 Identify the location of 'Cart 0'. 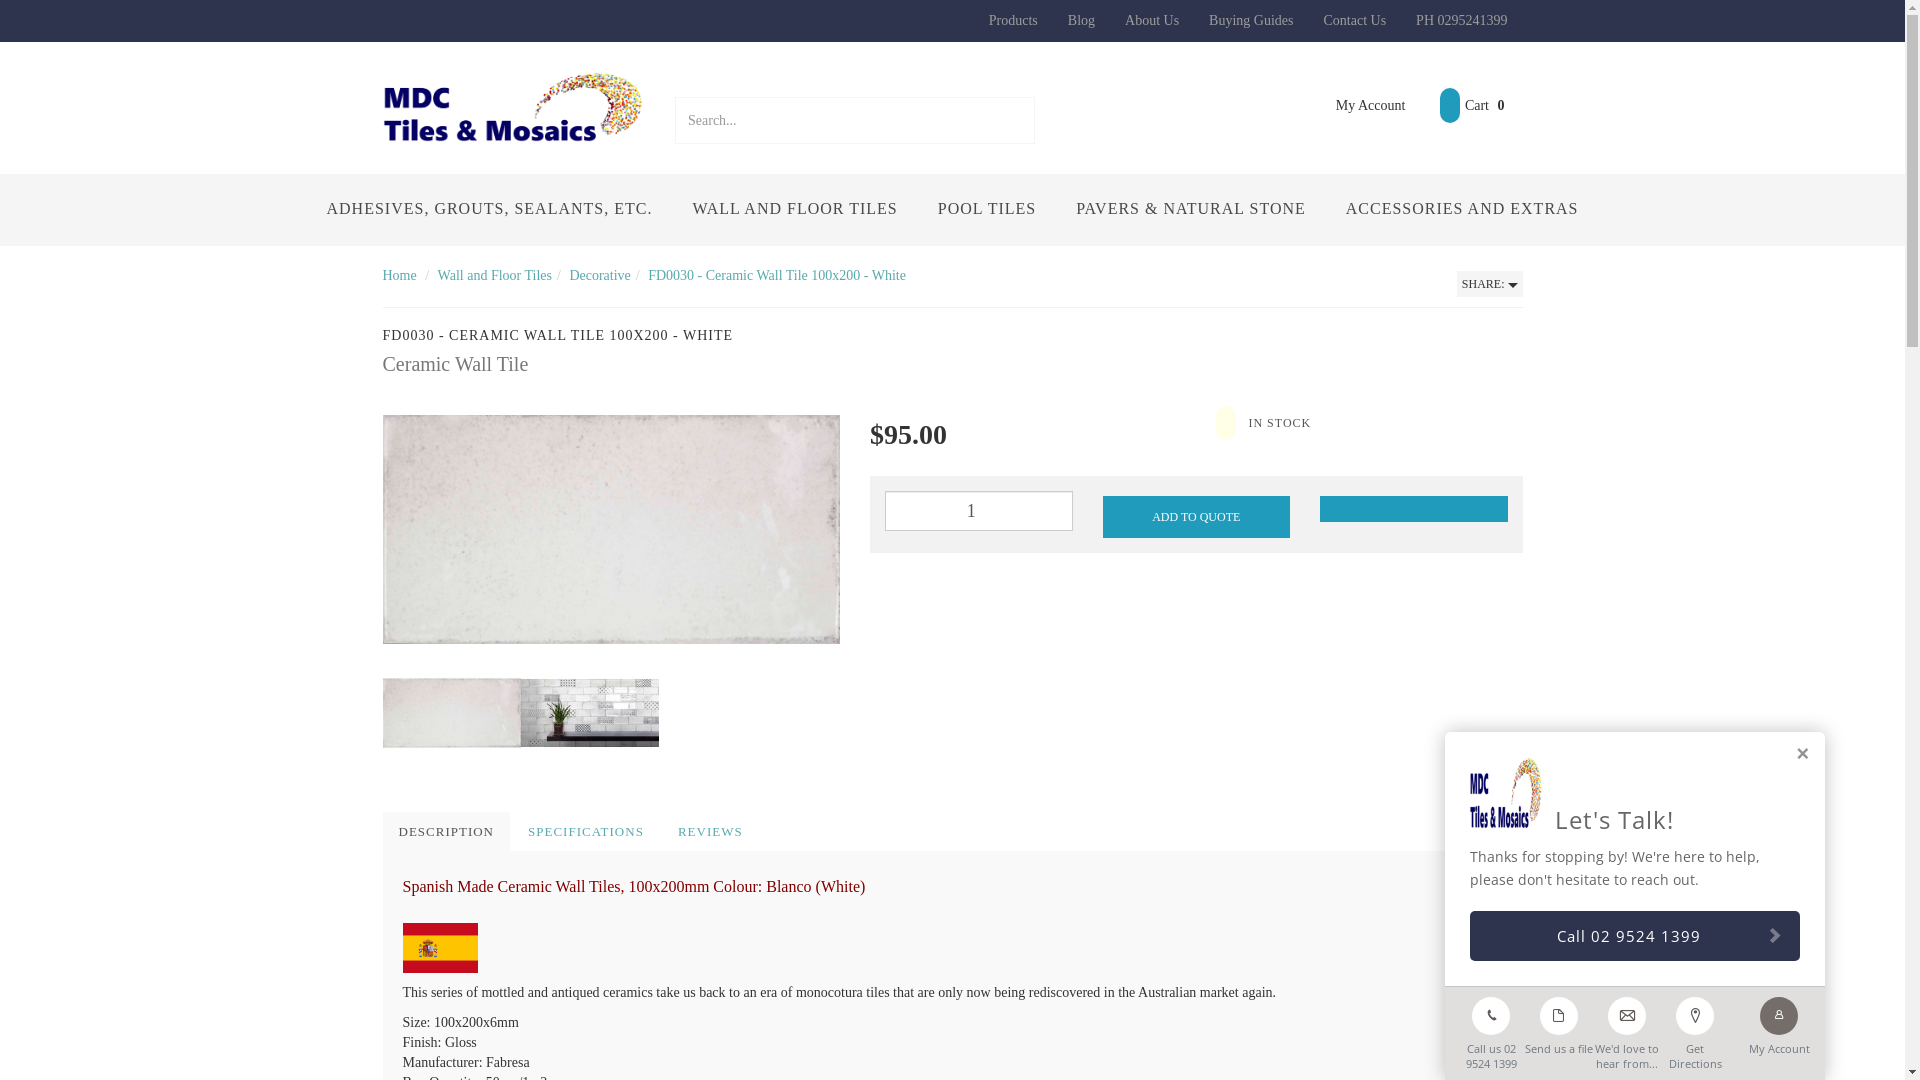
(1420, 105).